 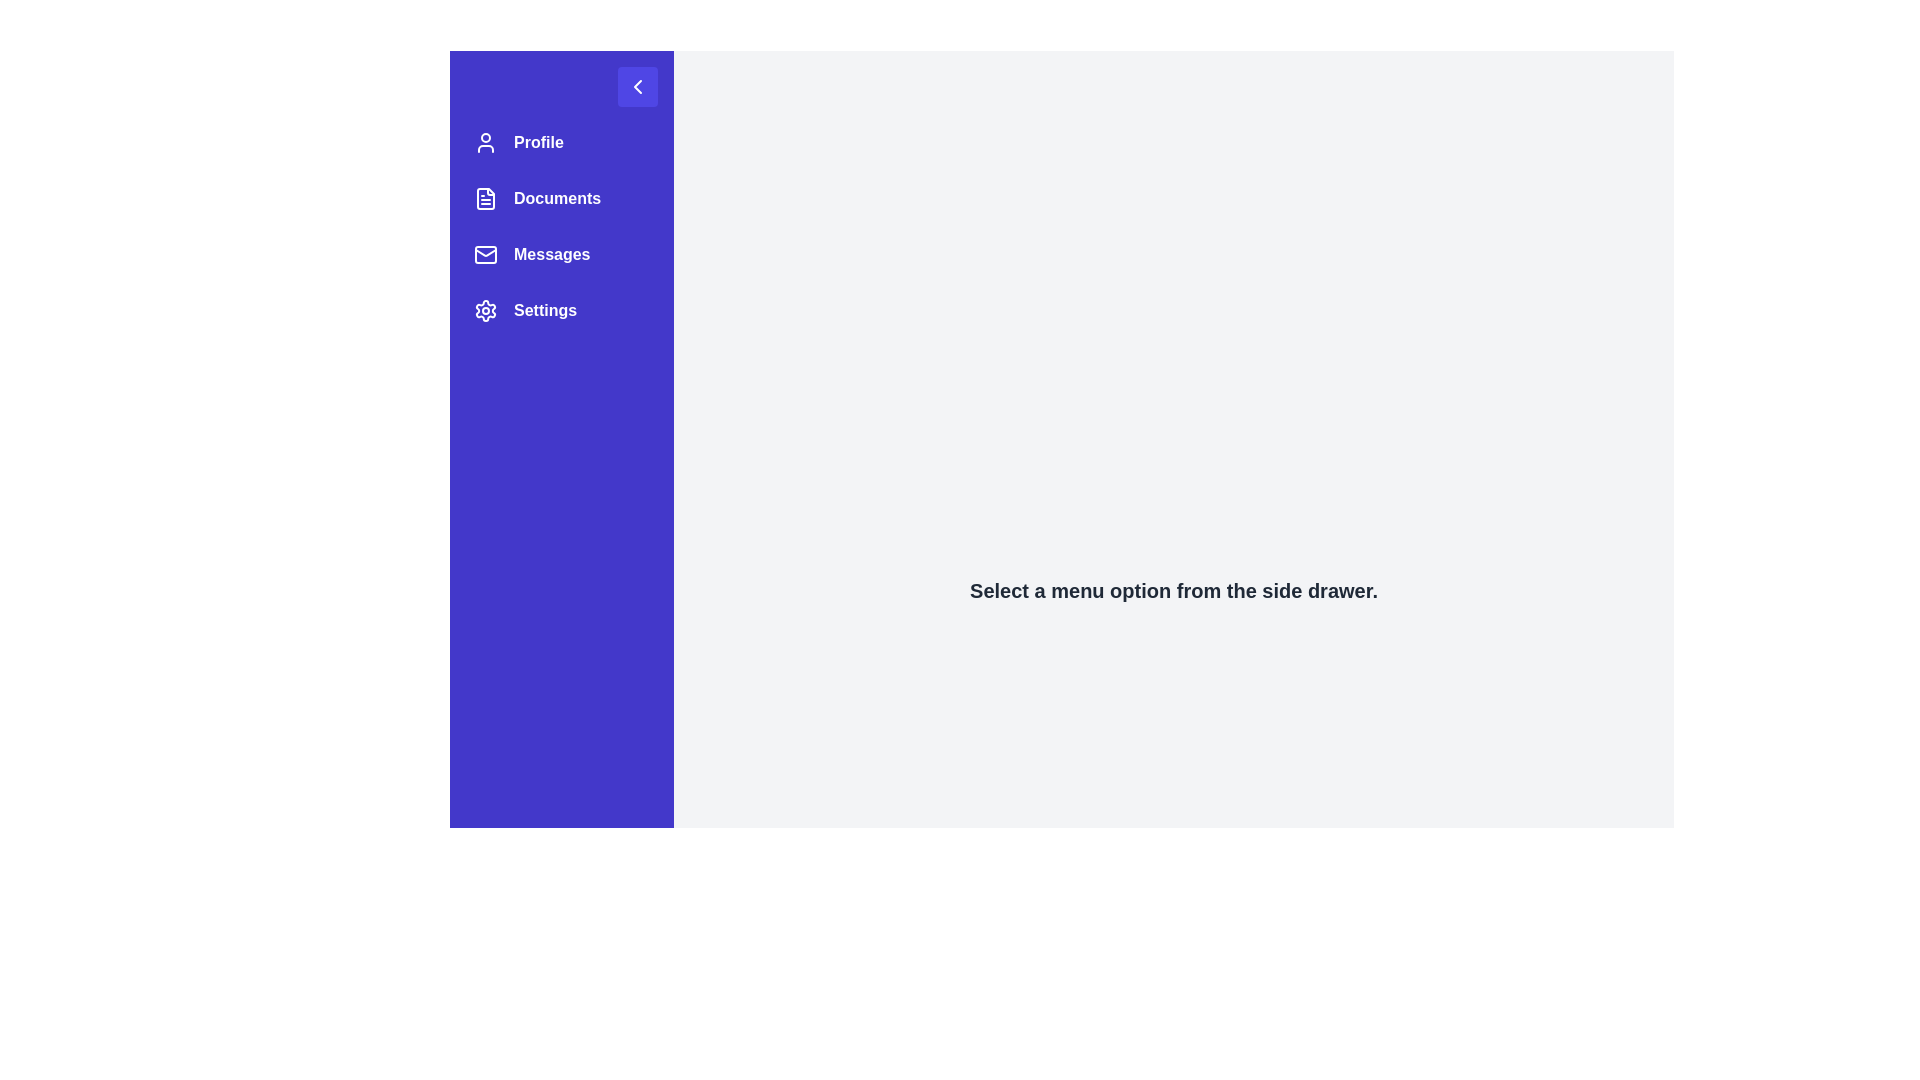 I want to click on the 'Settings' text label in the navigation menu, which is the fourth item with a blue background, located on the left side of the interface, so click(x=545, y=311).